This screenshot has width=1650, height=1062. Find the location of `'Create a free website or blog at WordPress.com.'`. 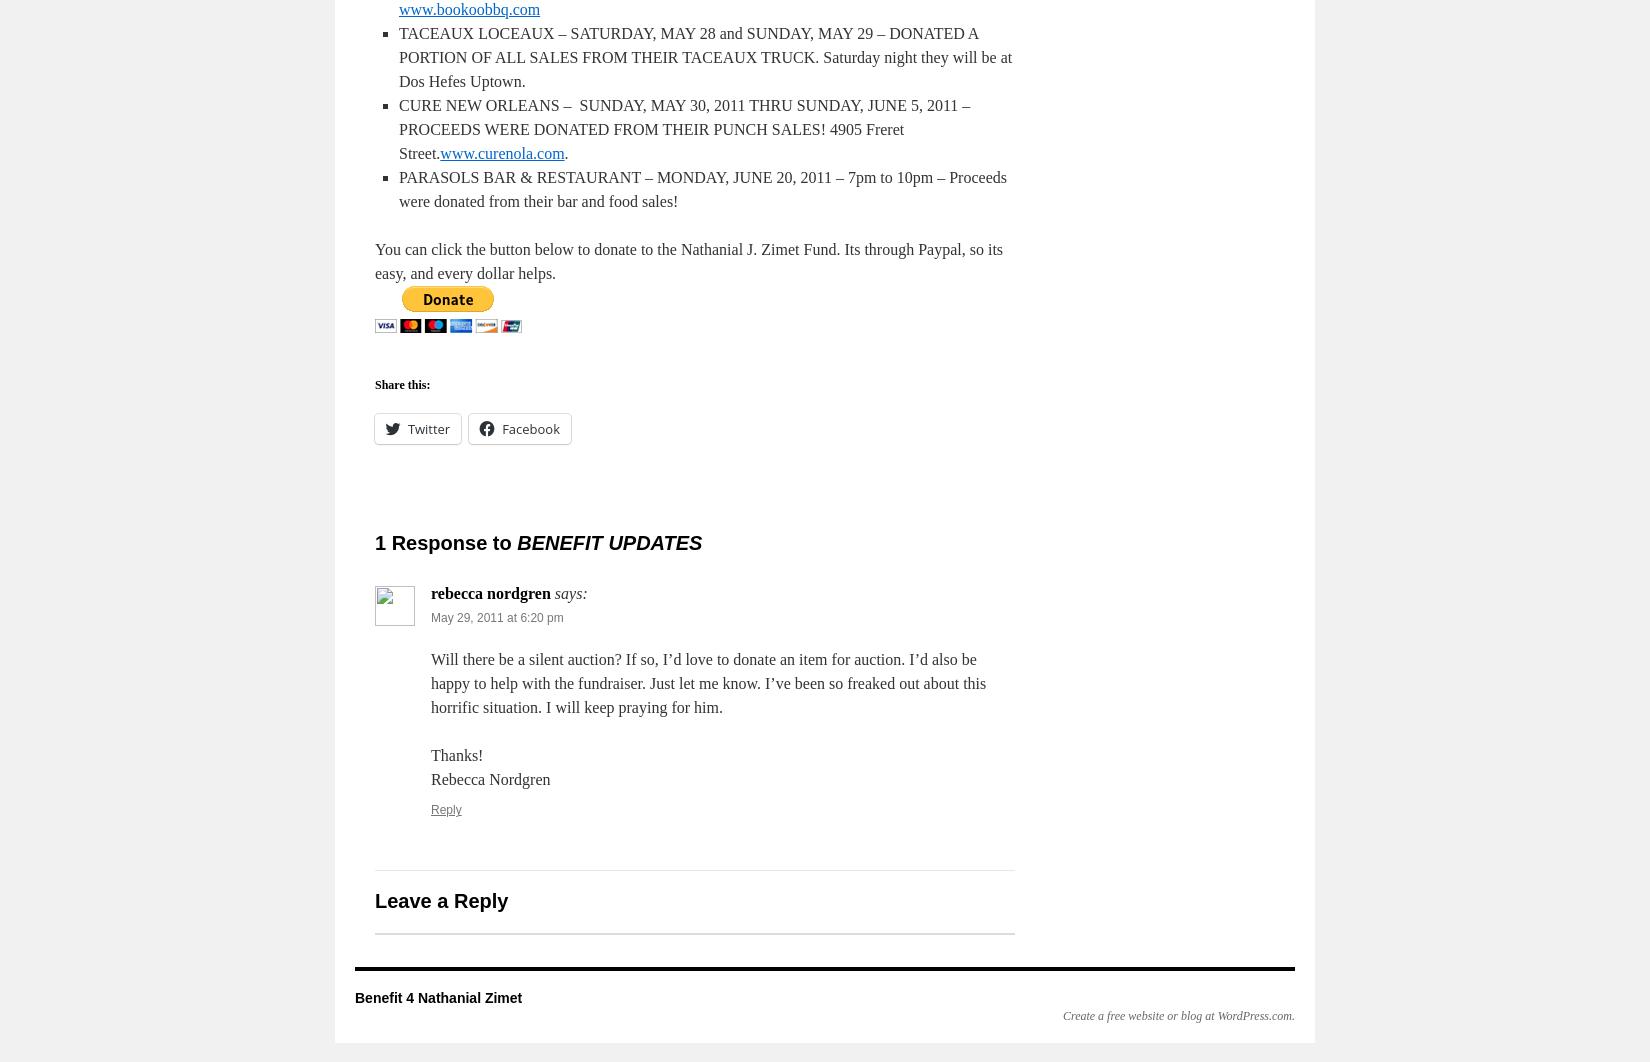

'Create a free website or blog at WordPress.com.' is located at coordinates (1178, 1015).